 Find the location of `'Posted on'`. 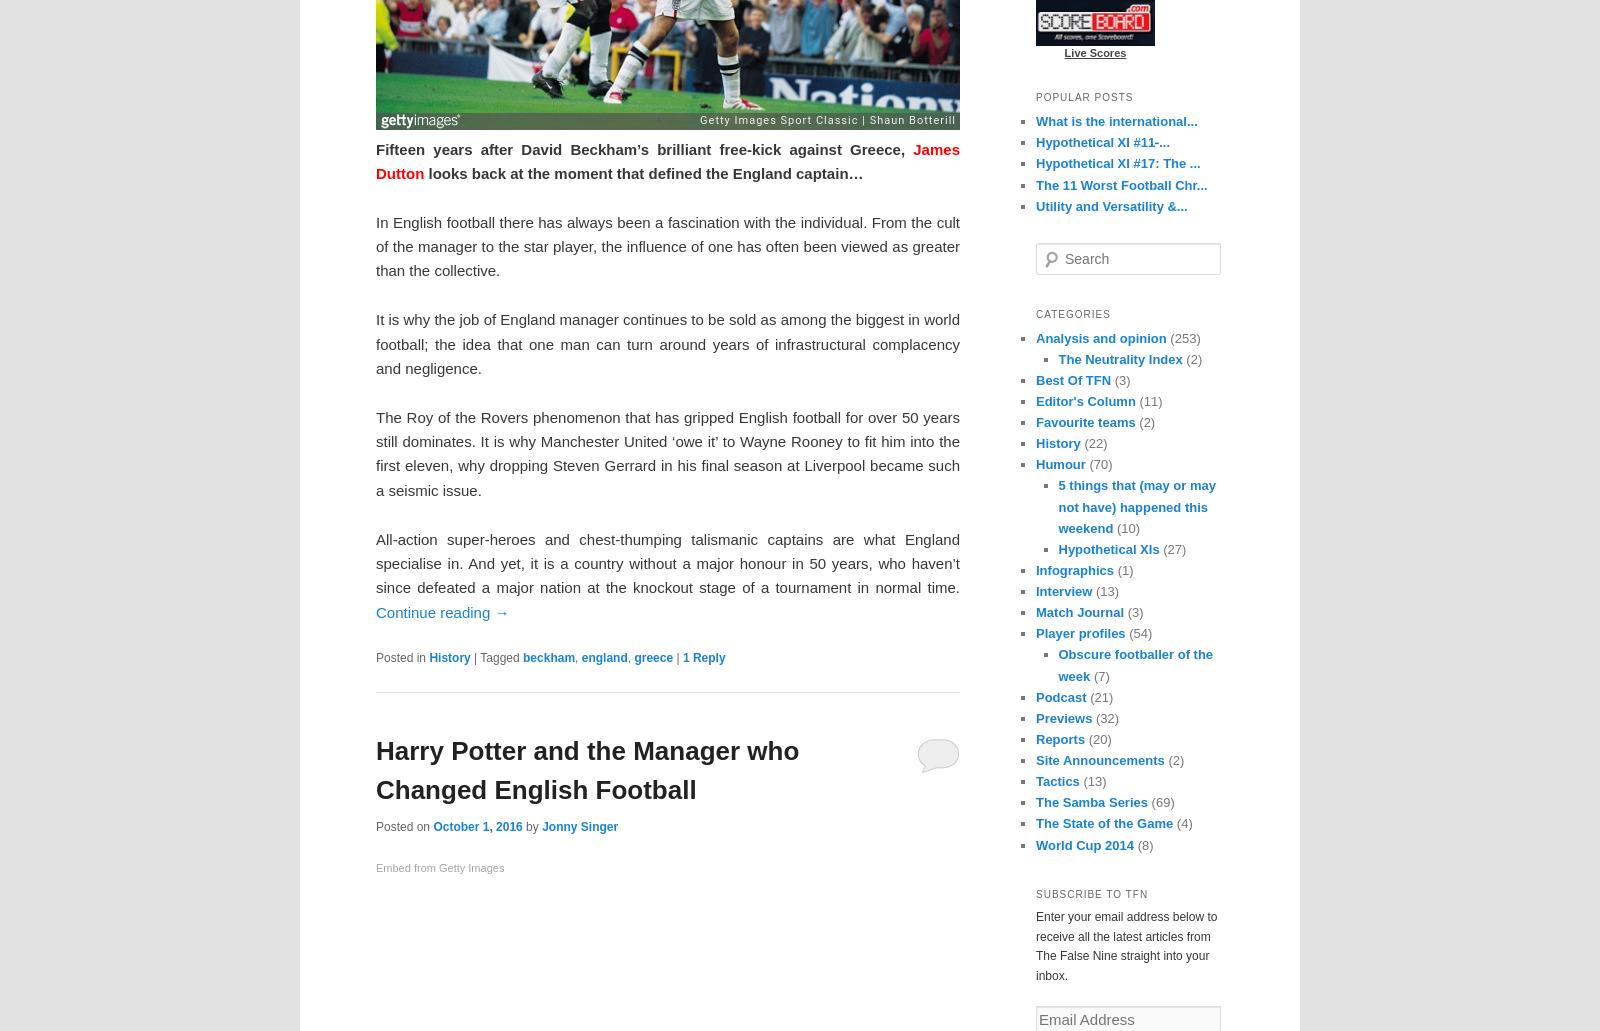

'Posted on' is located at coordinates (403, 826).